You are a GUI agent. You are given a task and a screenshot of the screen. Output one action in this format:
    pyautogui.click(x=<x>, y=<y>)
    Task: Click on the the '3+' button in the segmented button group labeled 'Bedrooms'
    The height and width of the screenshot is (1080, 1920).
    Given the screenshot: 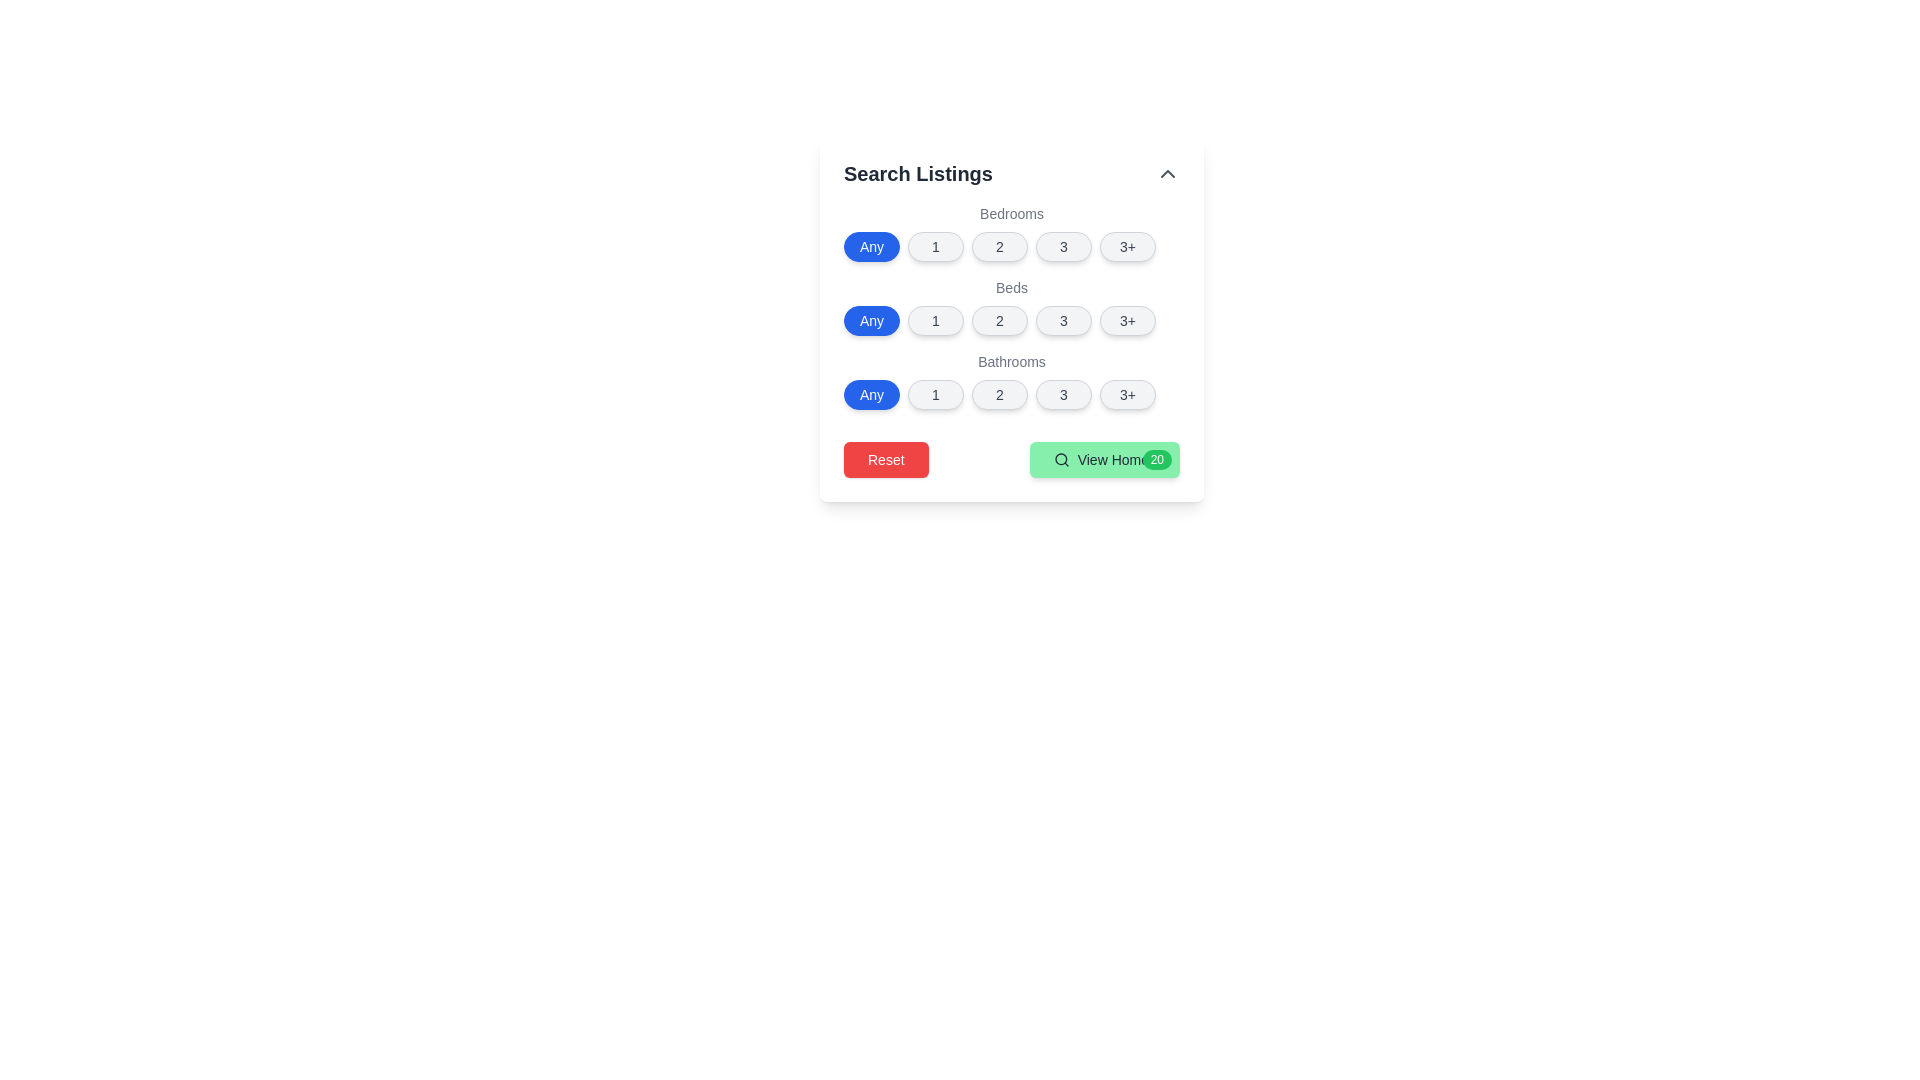 What is the action you would take?
    pyautogui.click(x=1012, y=231)
    